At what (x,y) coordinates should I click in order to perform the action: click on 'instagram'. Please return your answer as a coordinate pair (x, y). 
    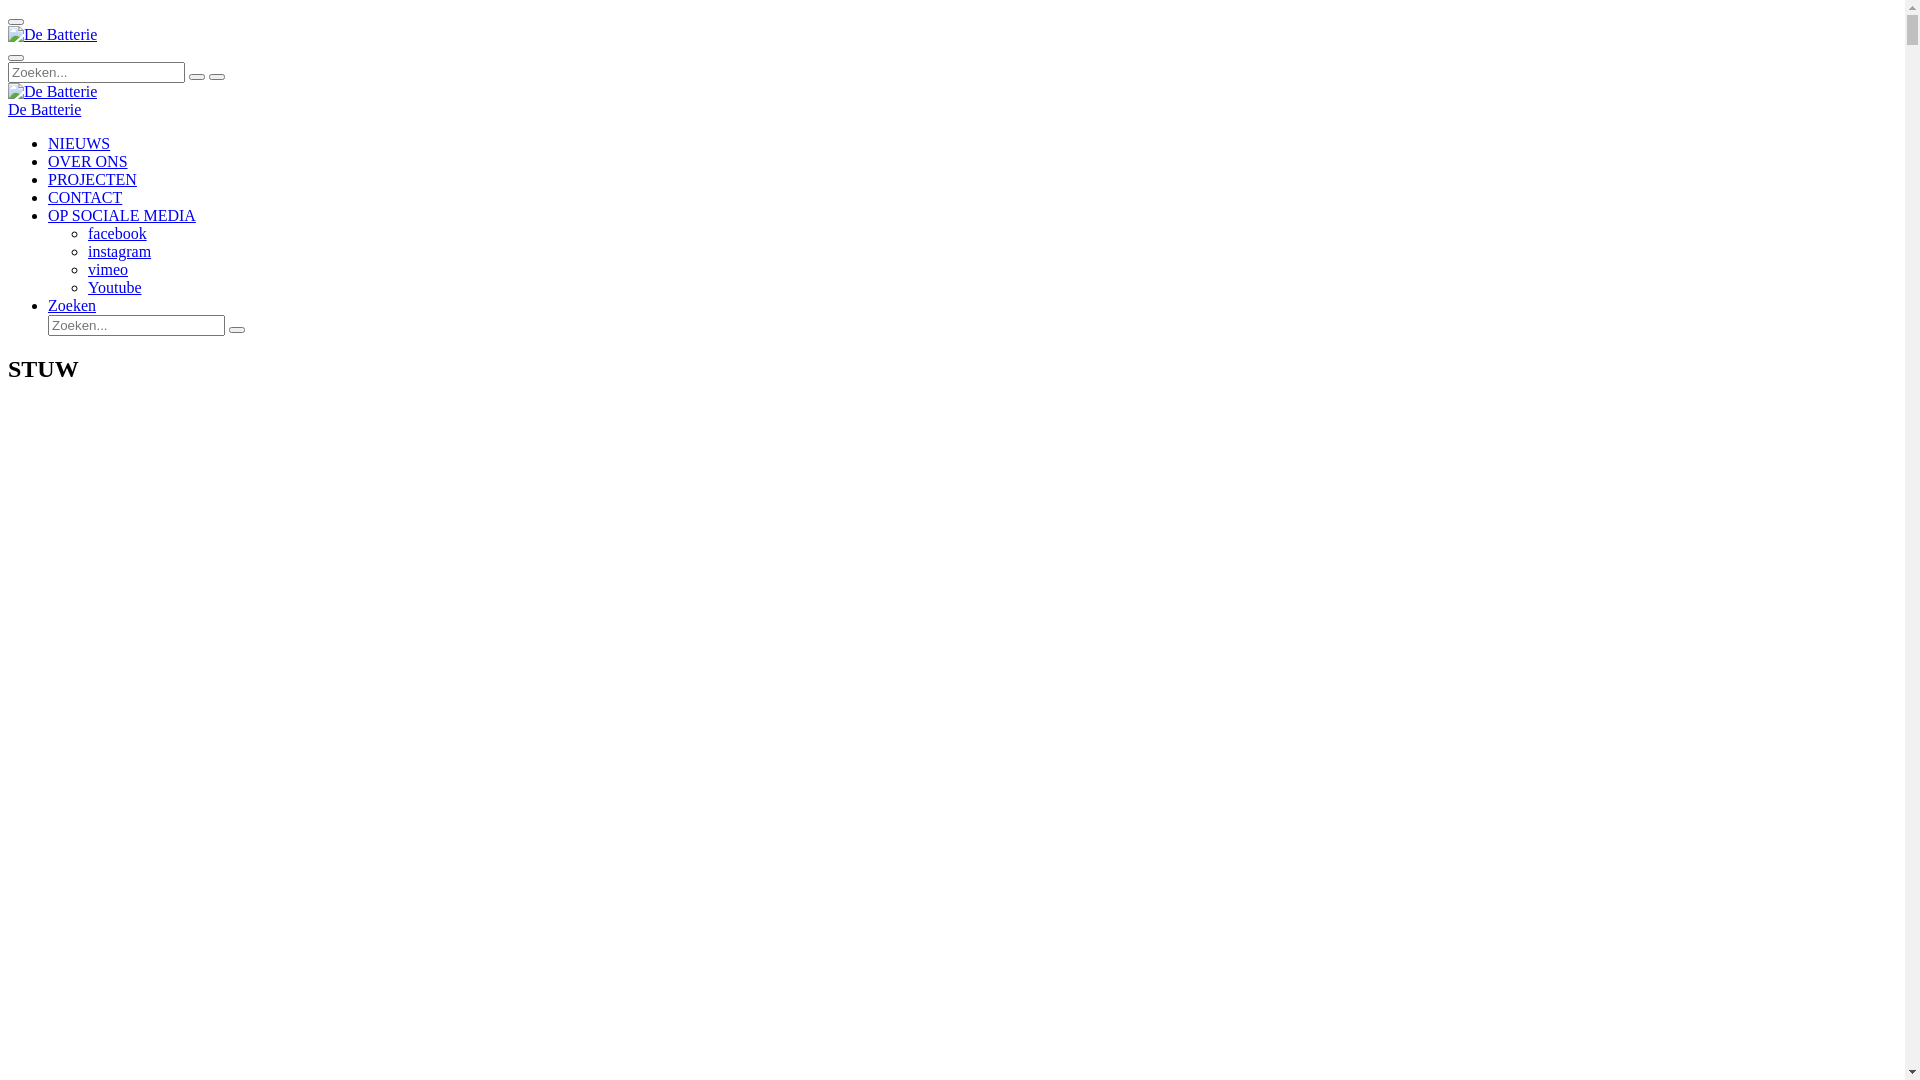
    Looking at the image, I should click on (118, 250).